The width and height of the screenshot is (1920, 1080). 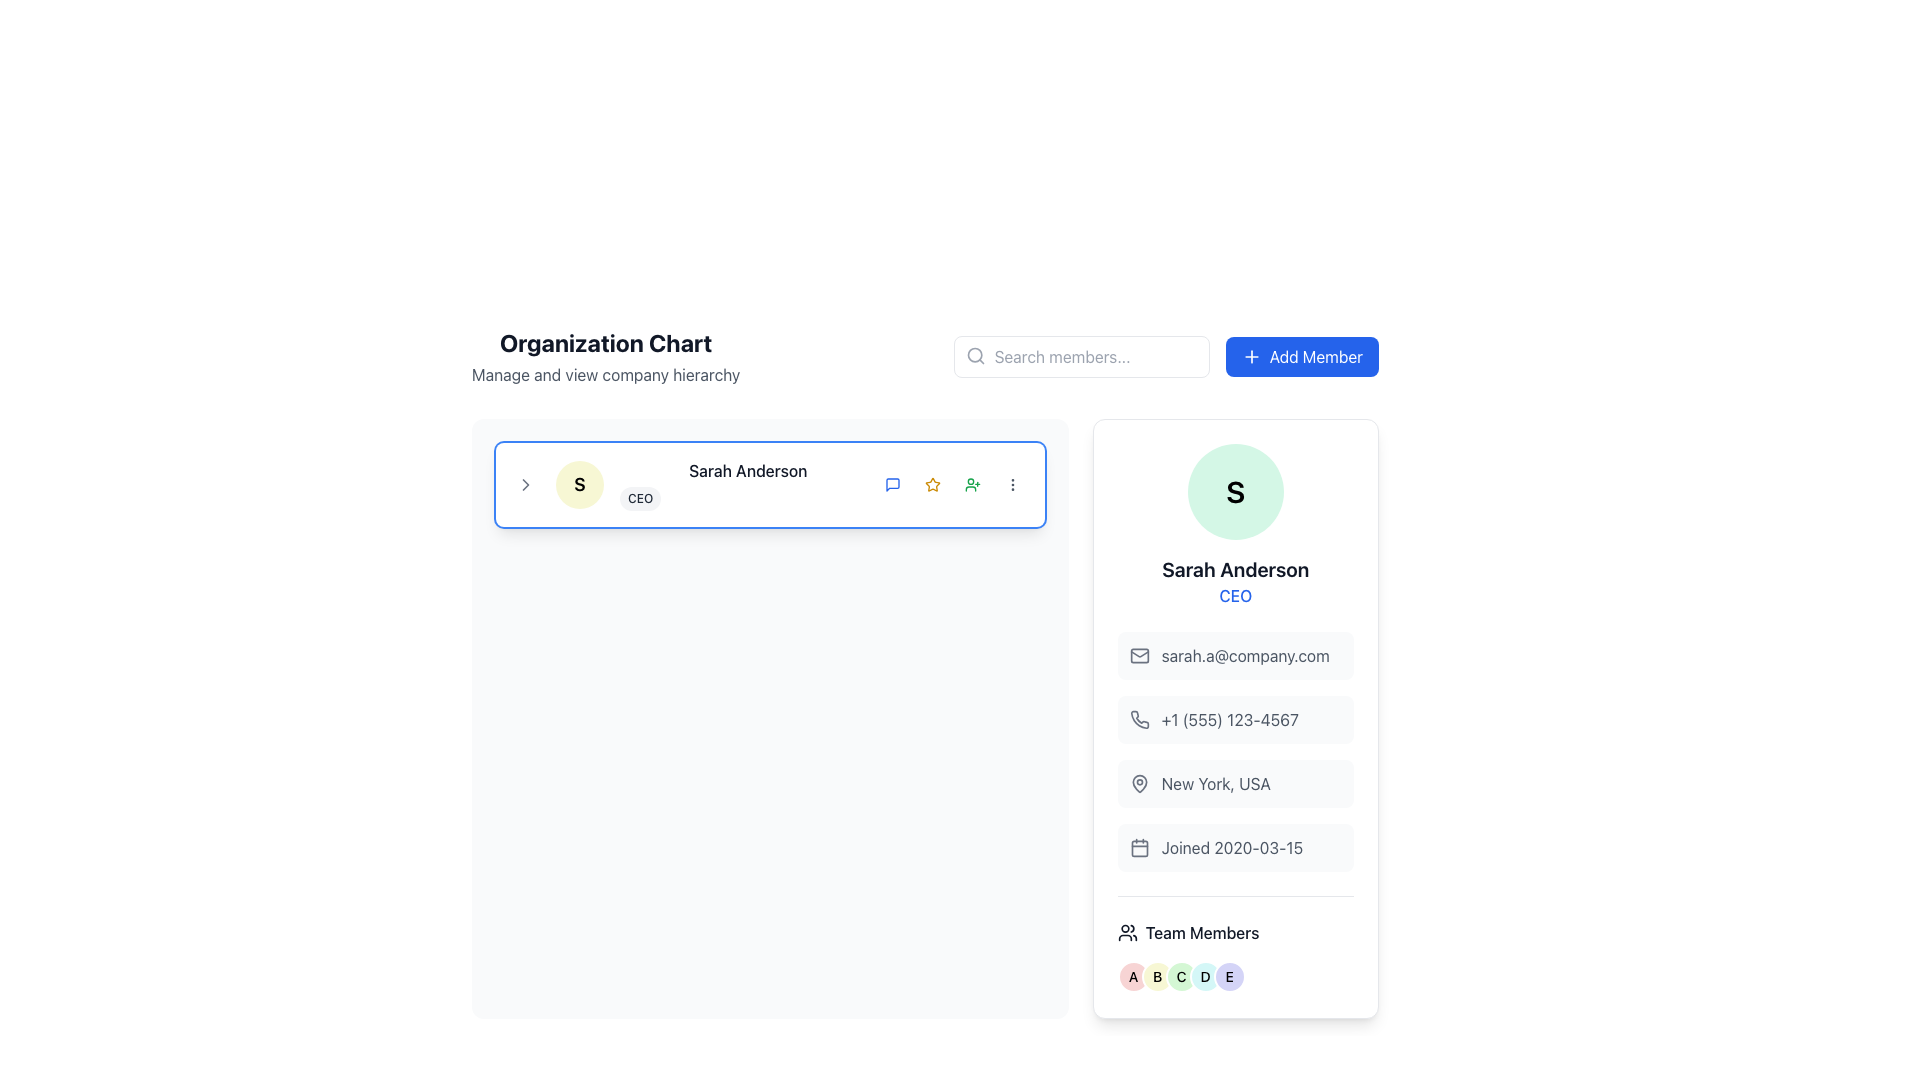 What do you see at coordinates (1234, 570) in the screenshot?
I see `the text label displaying 'Sarah Anderson', which is` at bounding box center [1234, 570].